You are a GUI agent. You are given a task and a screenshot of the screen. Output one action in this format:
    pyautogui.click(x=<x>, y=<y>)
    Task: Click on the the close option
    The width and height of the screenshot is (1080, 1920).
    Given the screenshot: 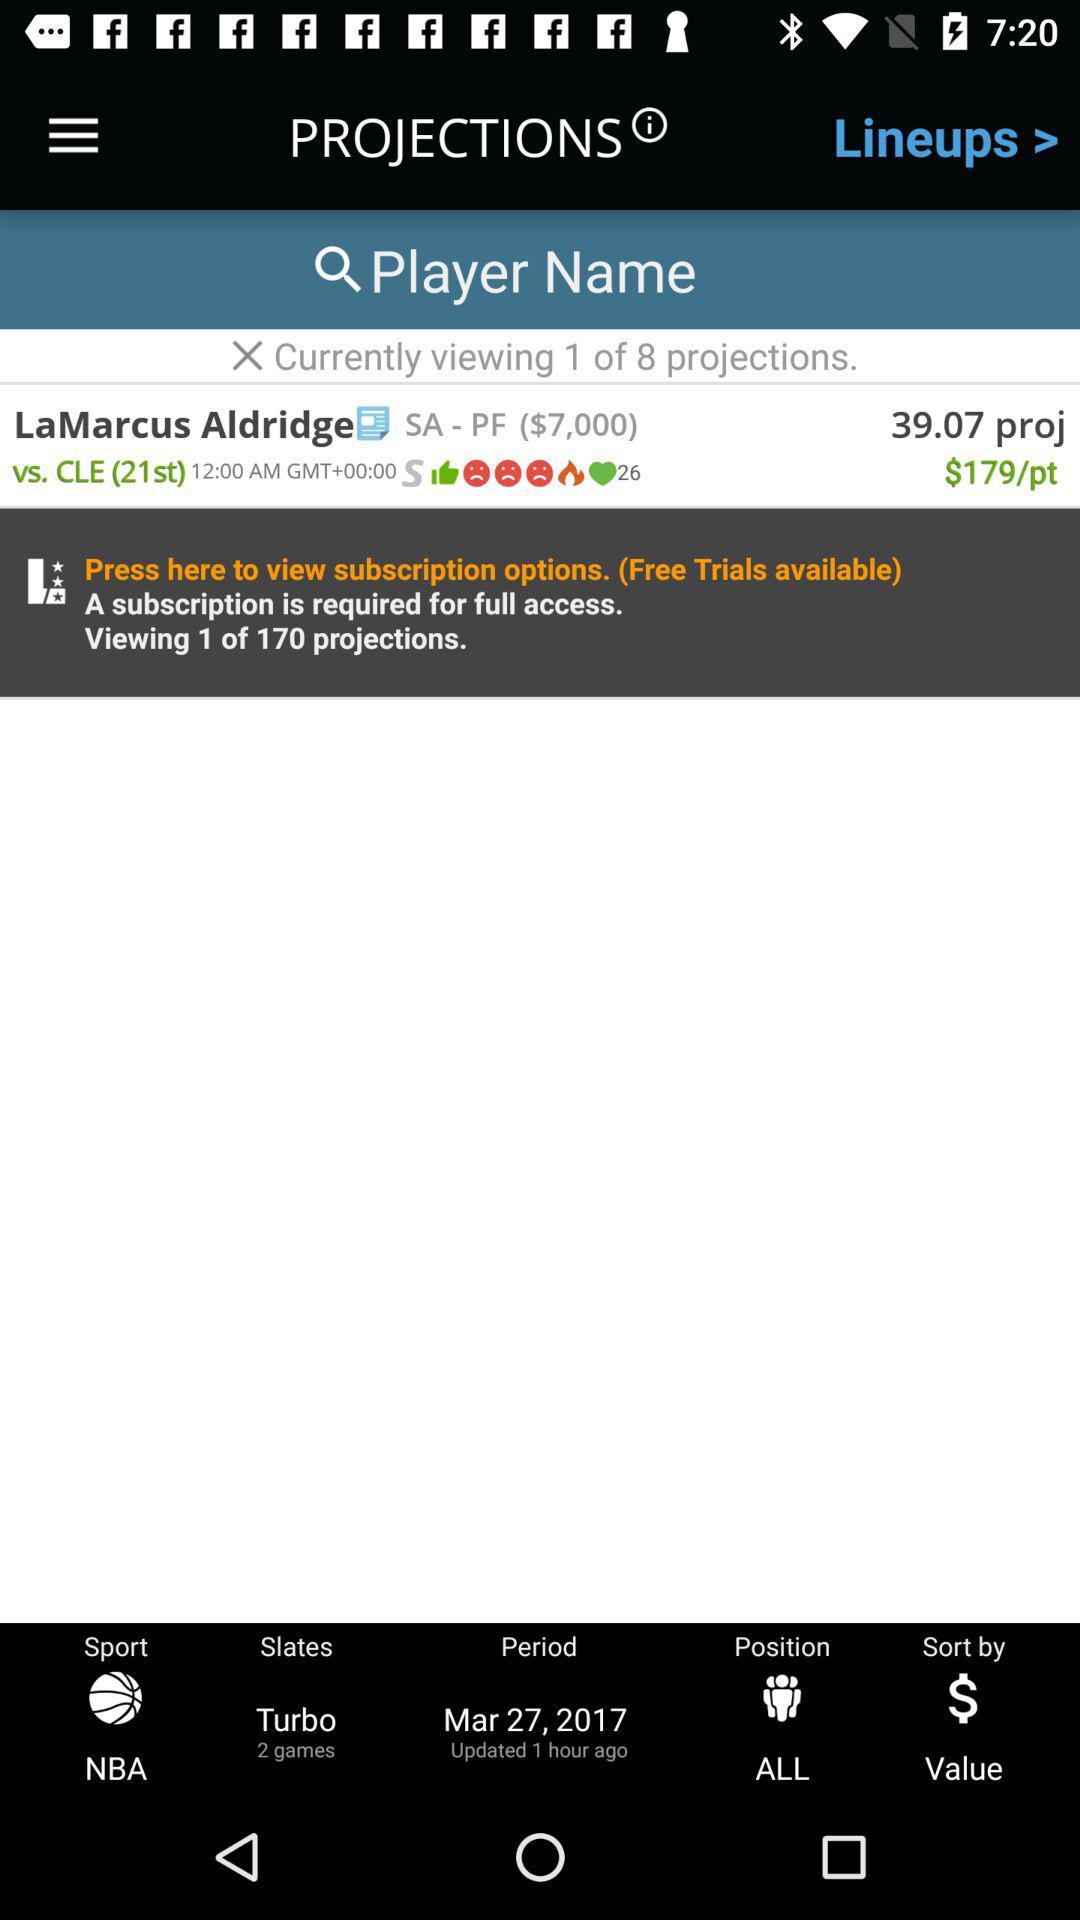 What is the action you would take?
    pyautogui.click(x=246, y=355)
    